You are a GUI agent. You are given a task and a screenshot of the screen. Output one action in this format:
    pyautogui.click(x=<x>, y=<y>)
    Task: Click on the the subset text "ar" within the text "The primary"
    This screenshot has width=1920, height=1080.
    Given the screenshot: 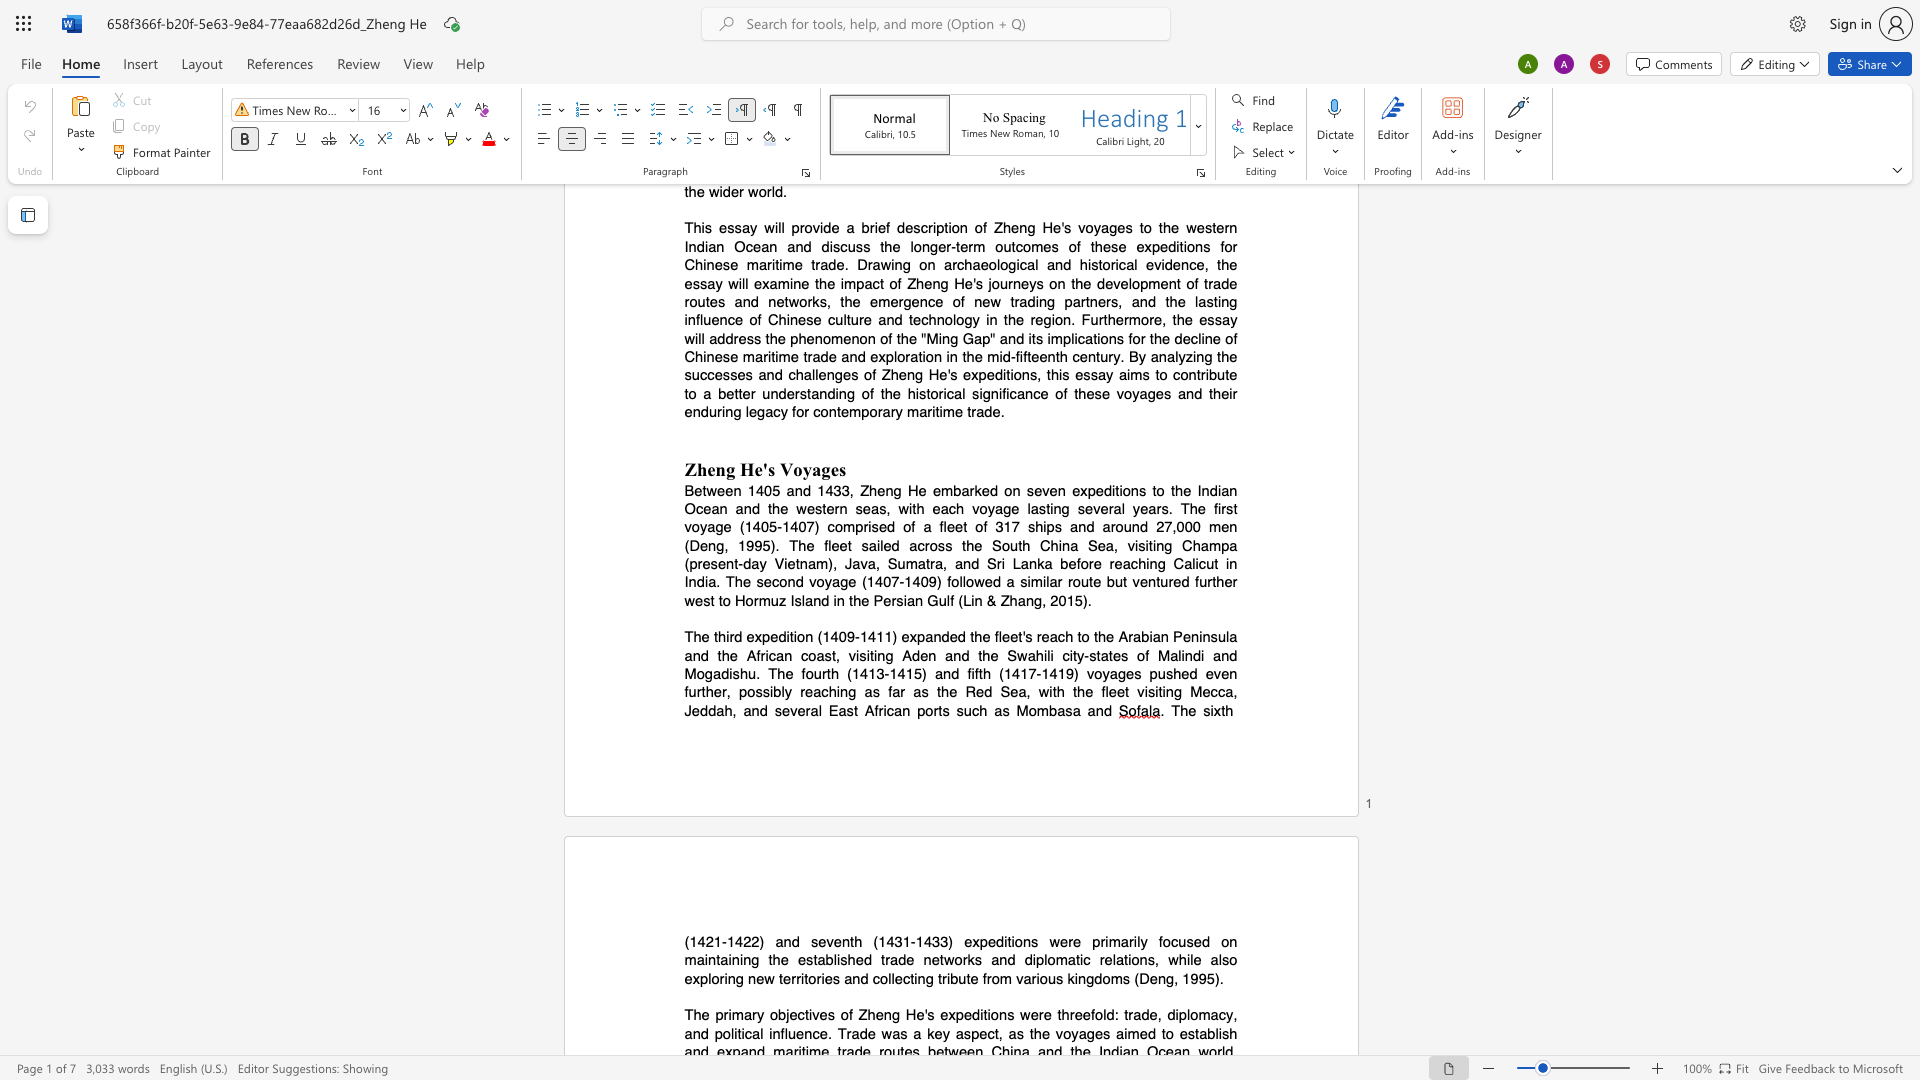 What is the action you would take?
    pyautogui.click(x=742, y=1015)
    